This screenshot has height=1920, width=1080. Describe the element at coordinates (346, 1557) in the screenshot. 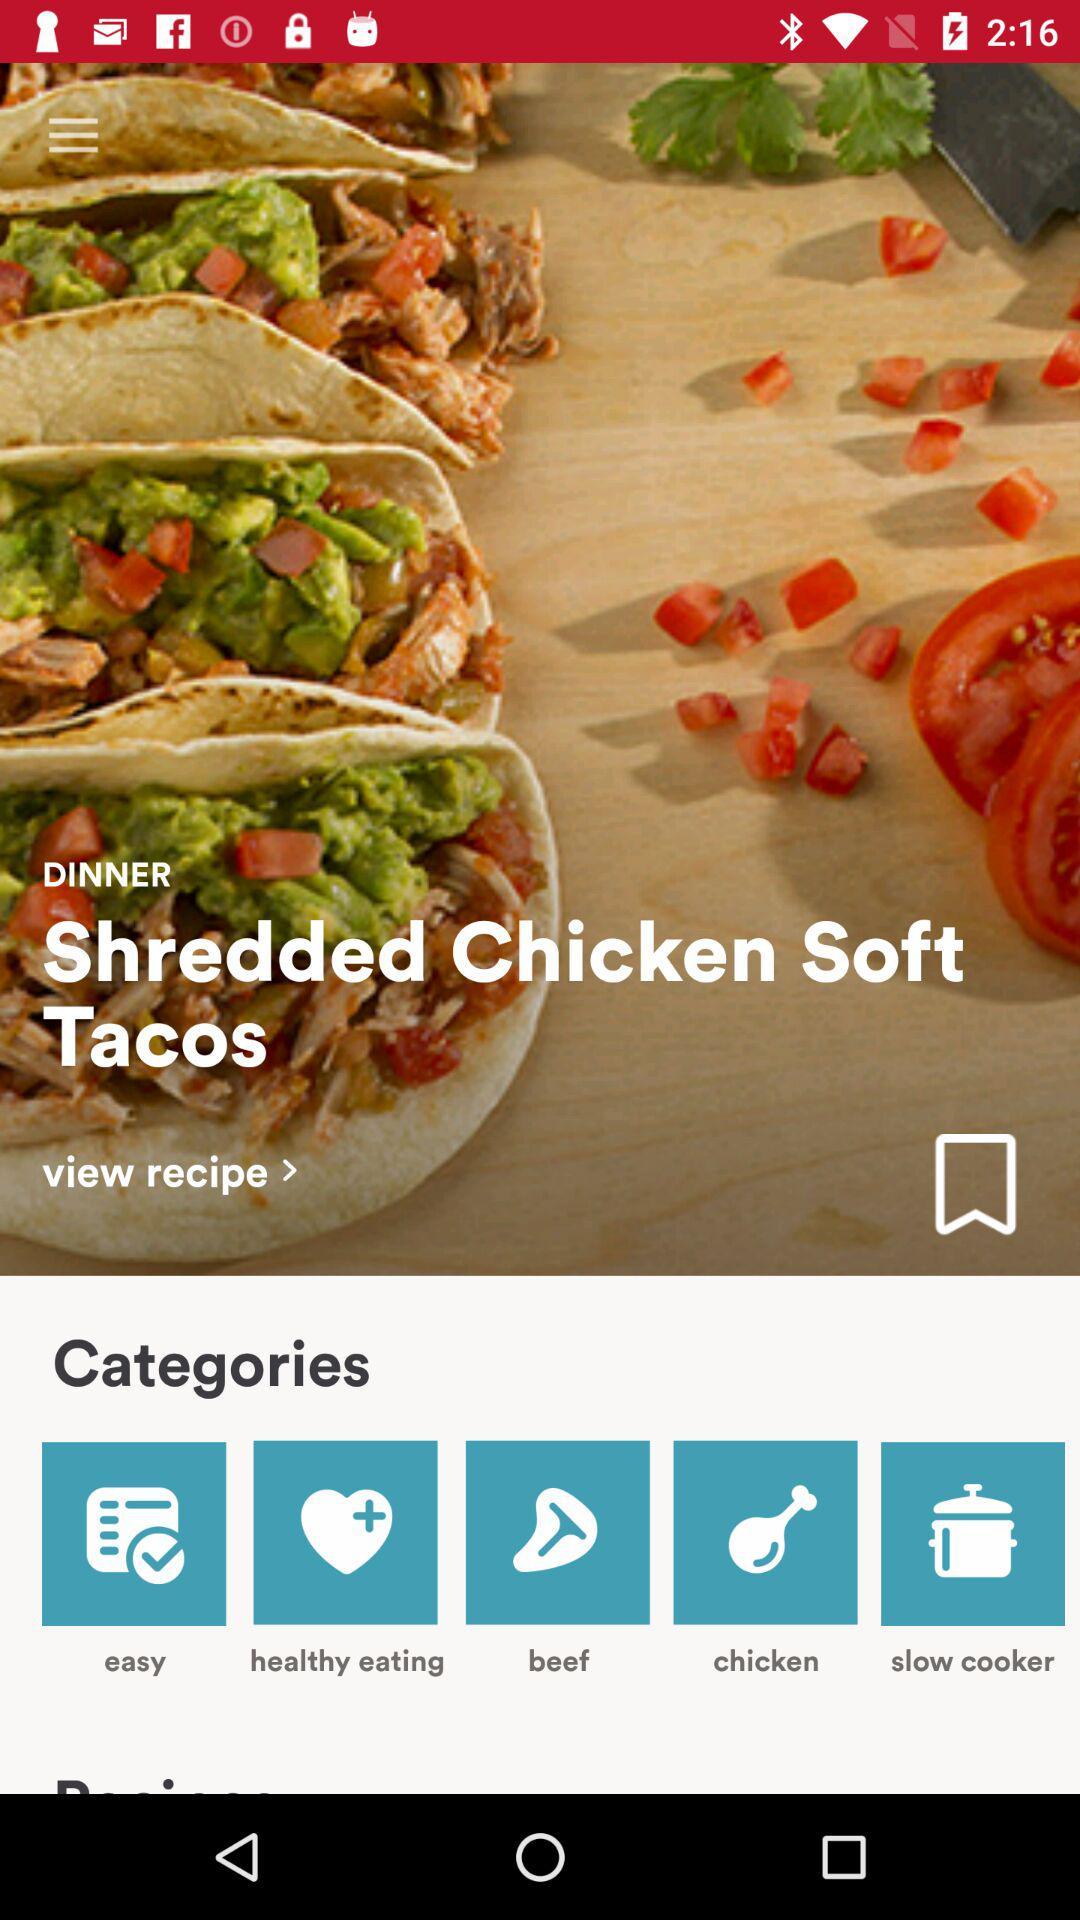

I see `item below the categories` at that location.